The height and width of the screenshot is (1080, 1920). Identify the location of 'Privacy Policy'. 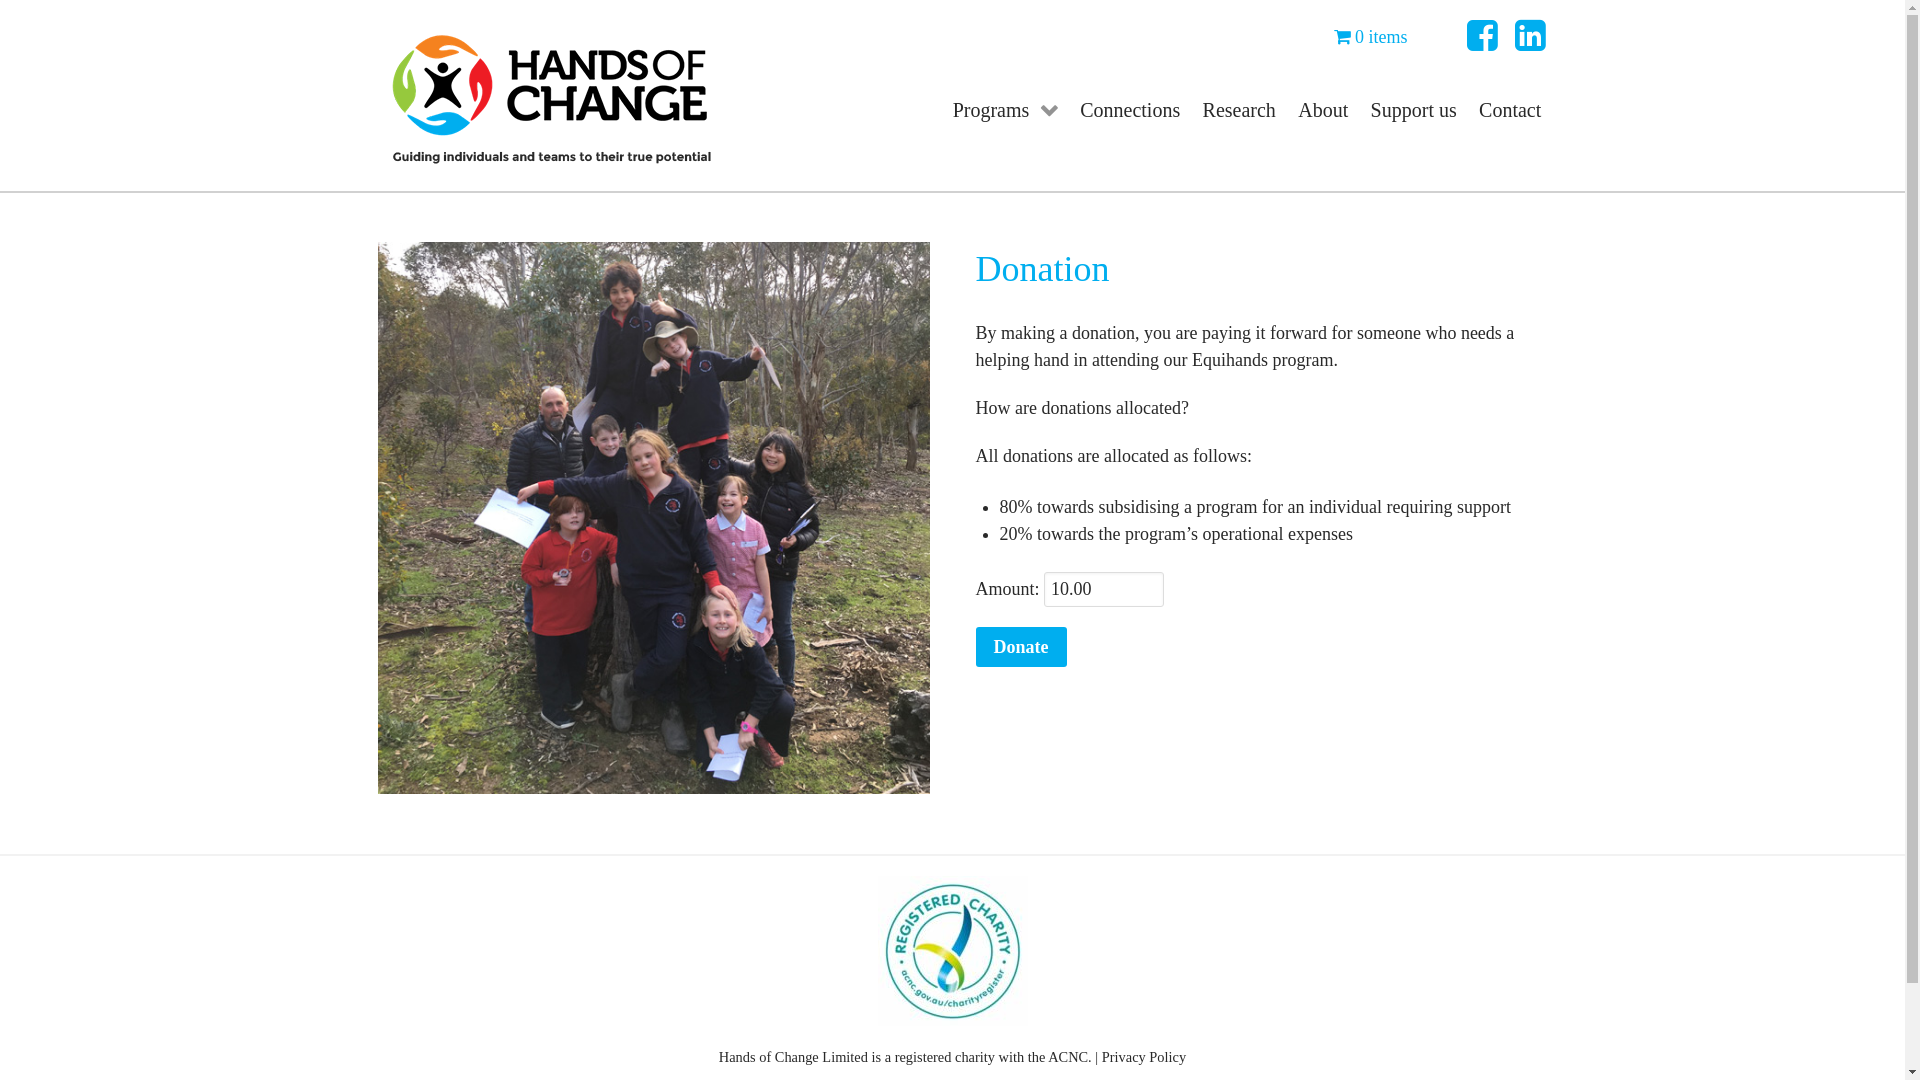
(1143, 1055).